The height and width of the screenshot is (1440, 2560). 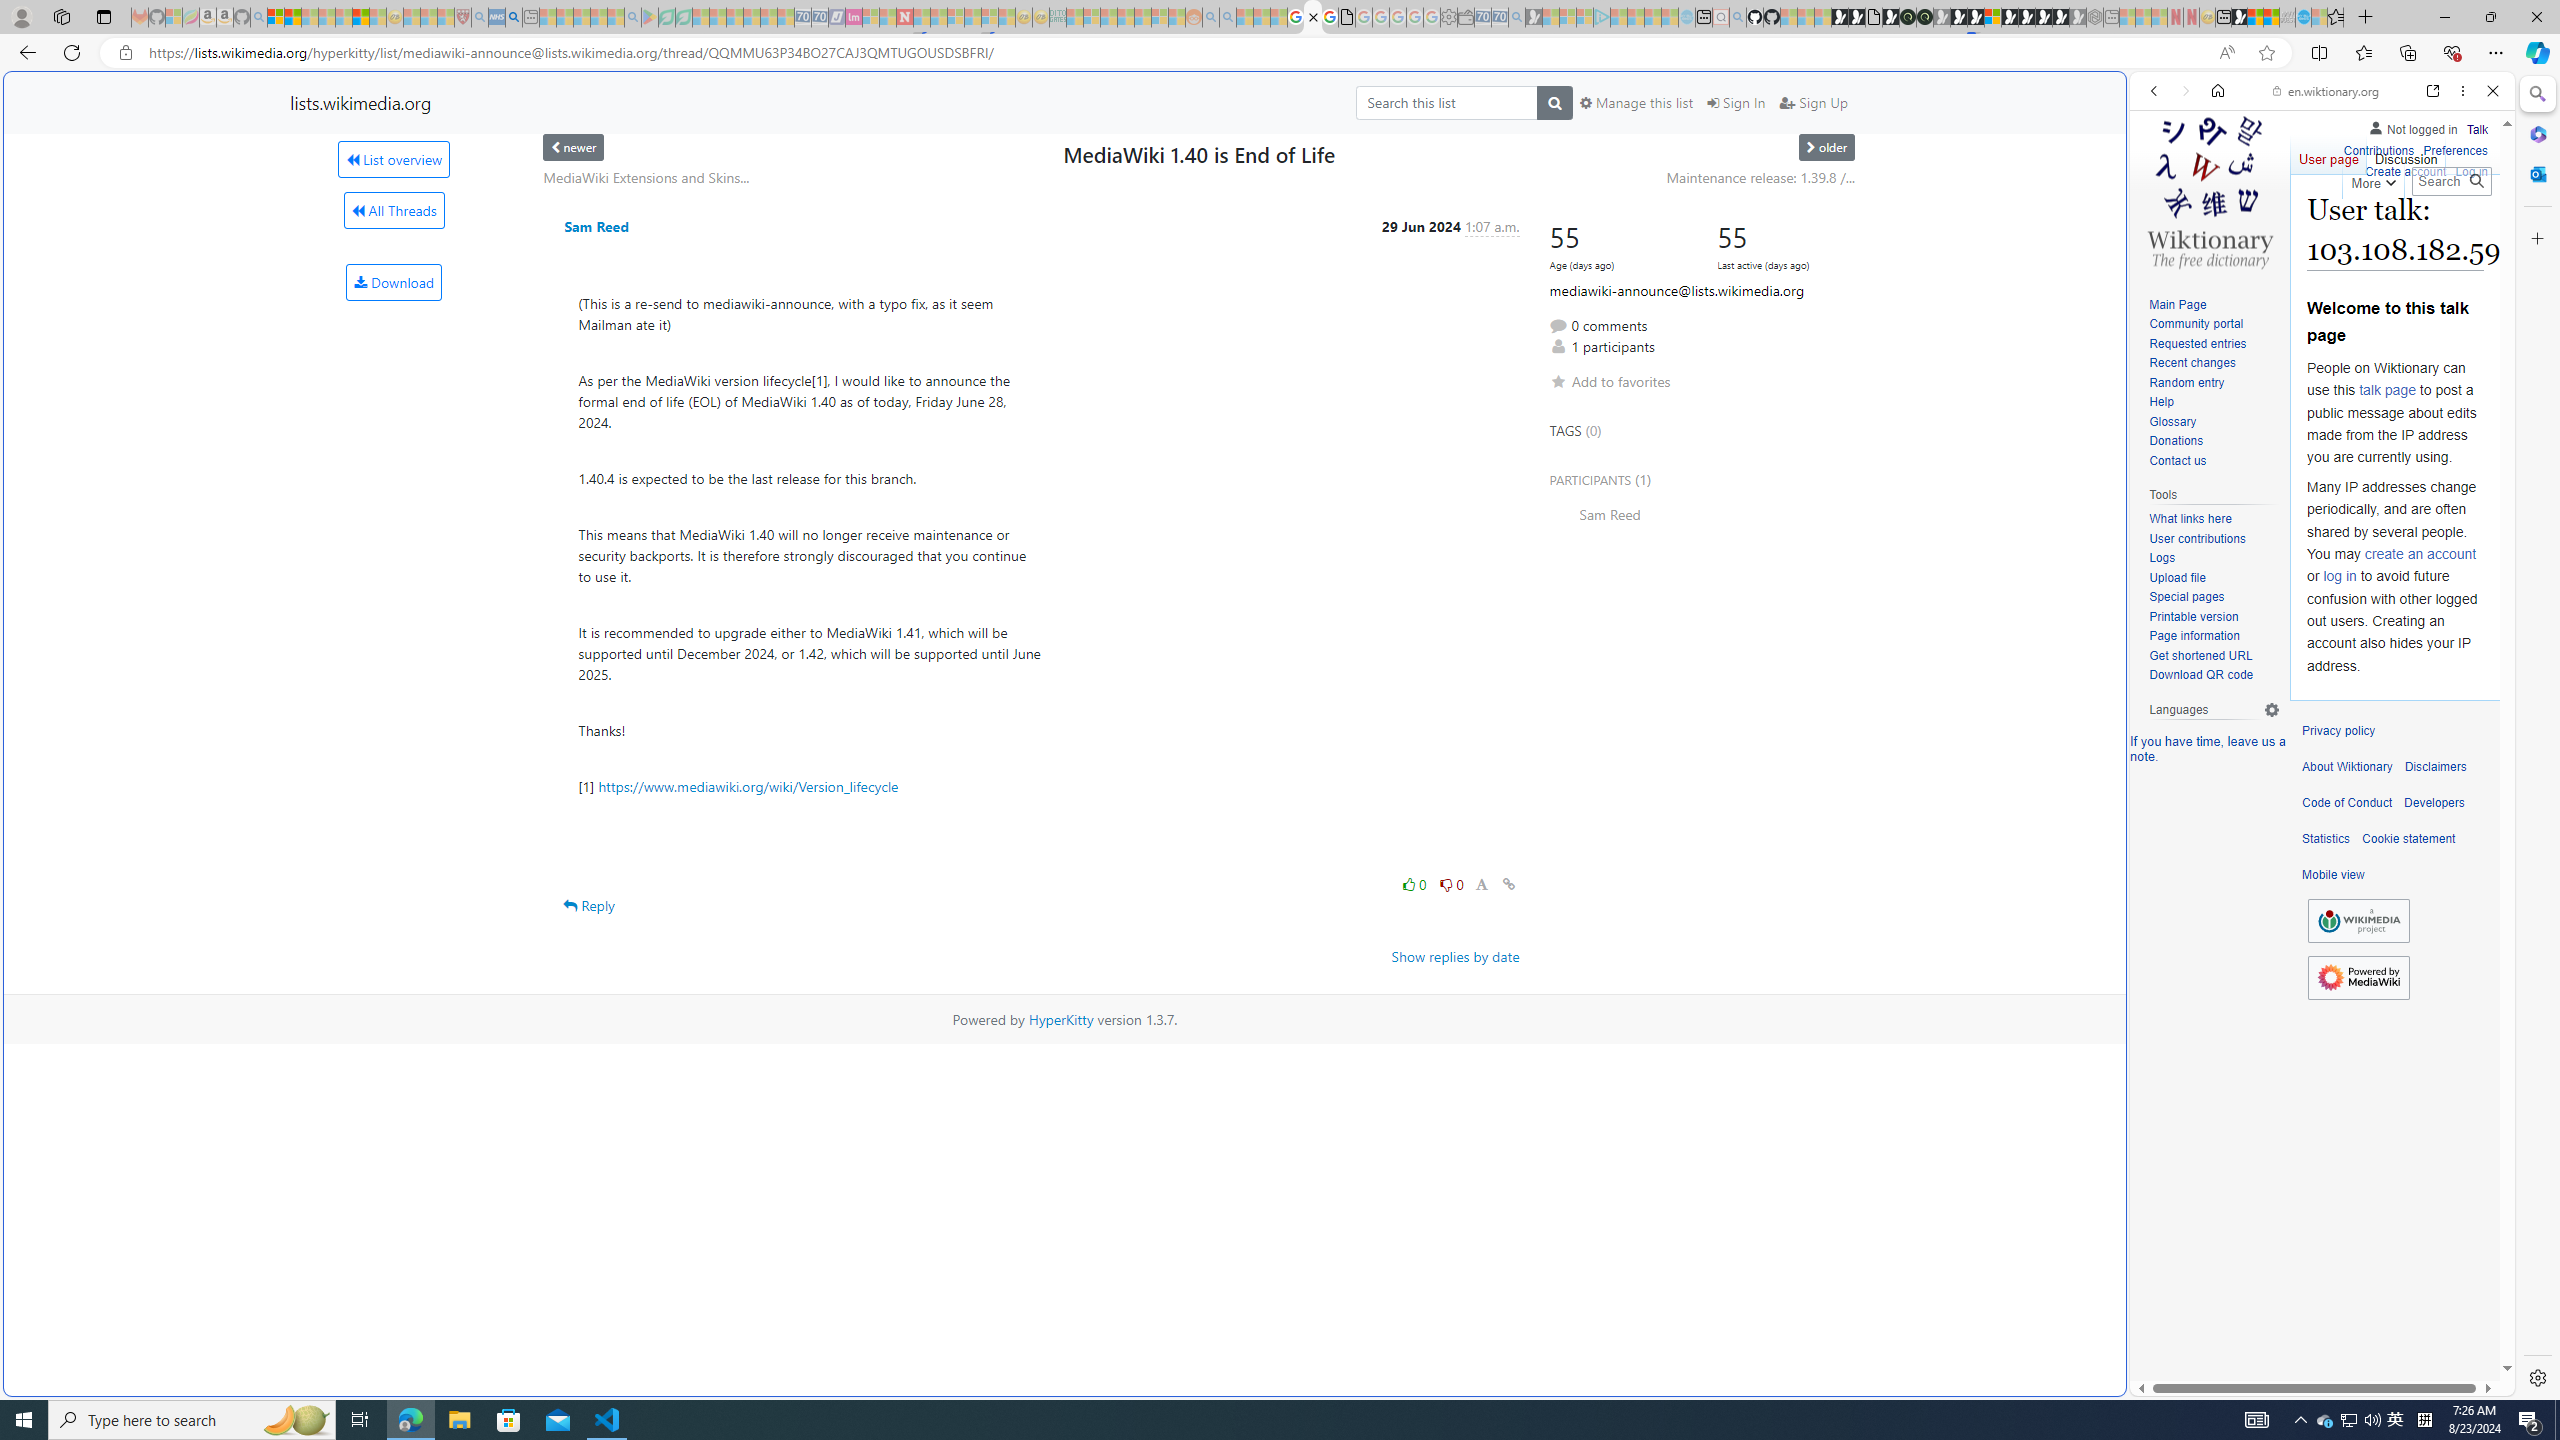 I want to click on 'Page information', so click(x=2193, y=635).